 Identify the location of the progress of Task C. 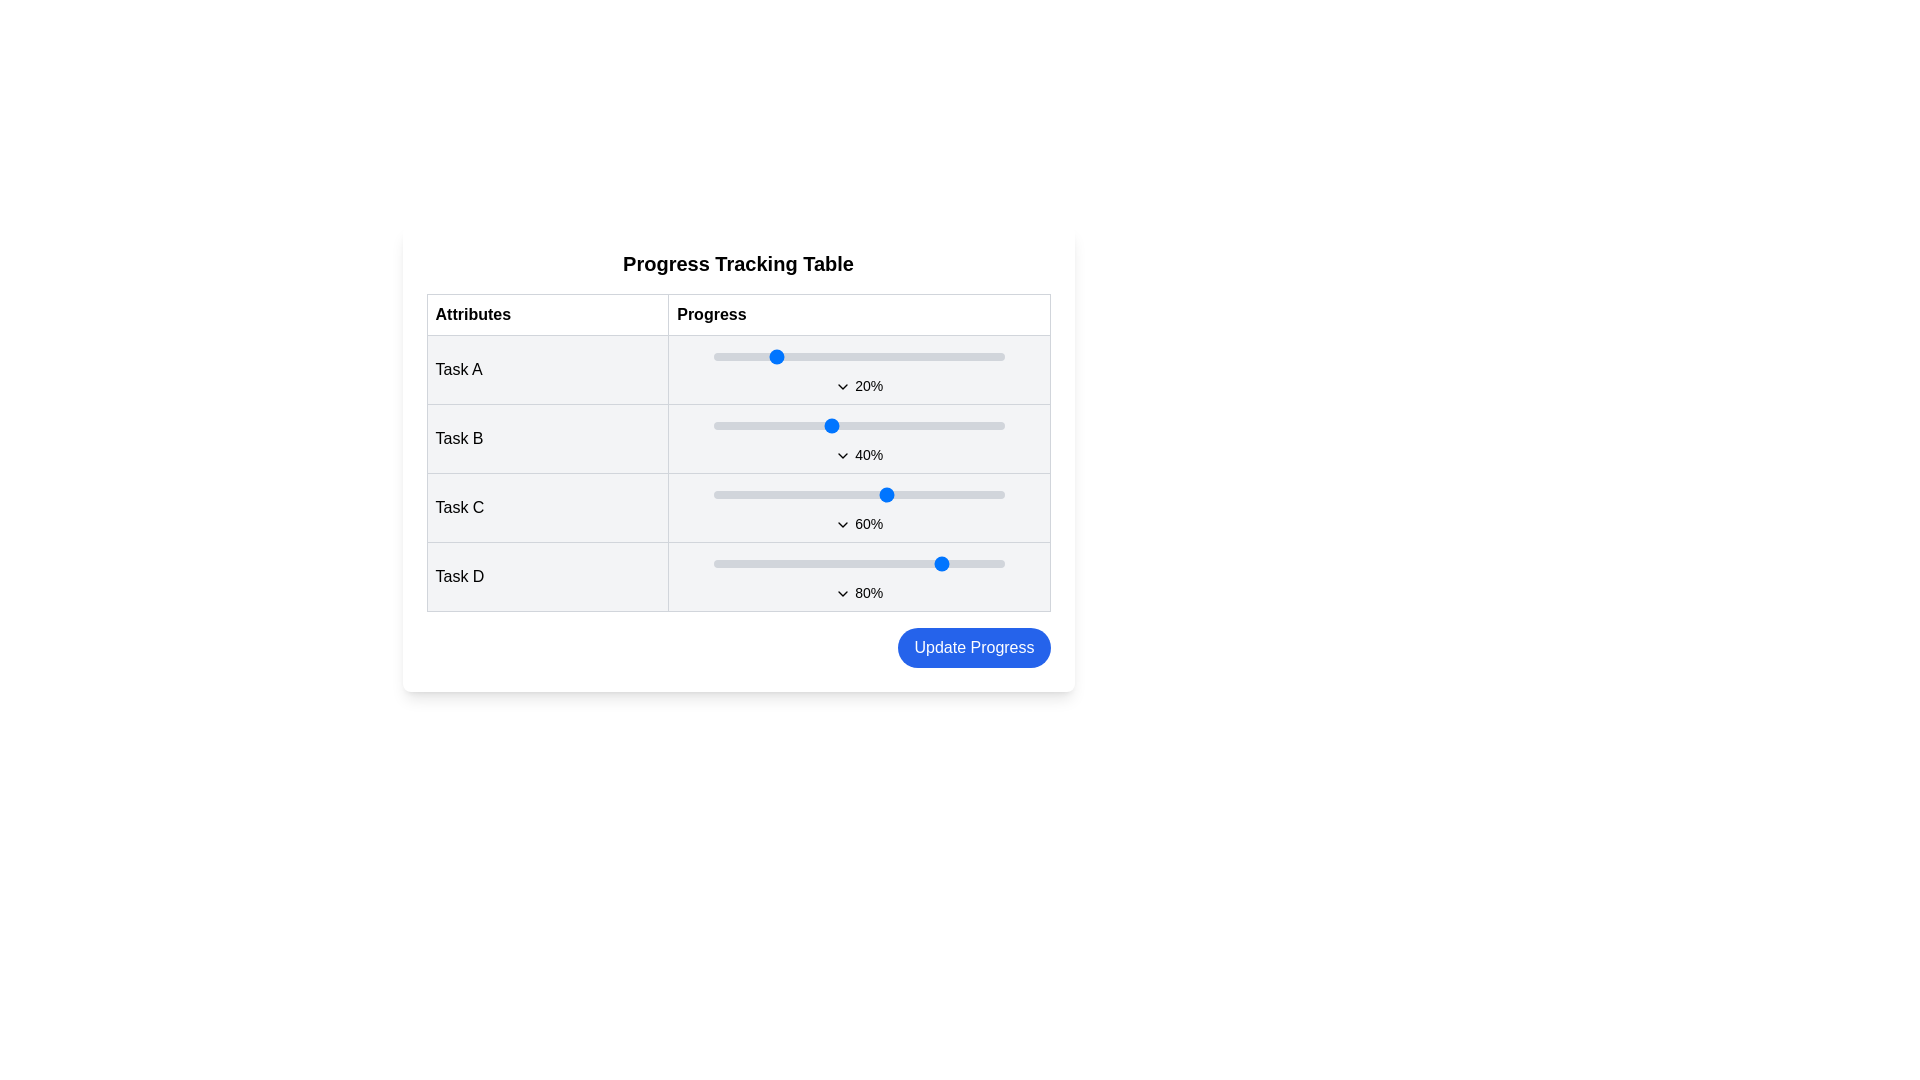
(999, 494).